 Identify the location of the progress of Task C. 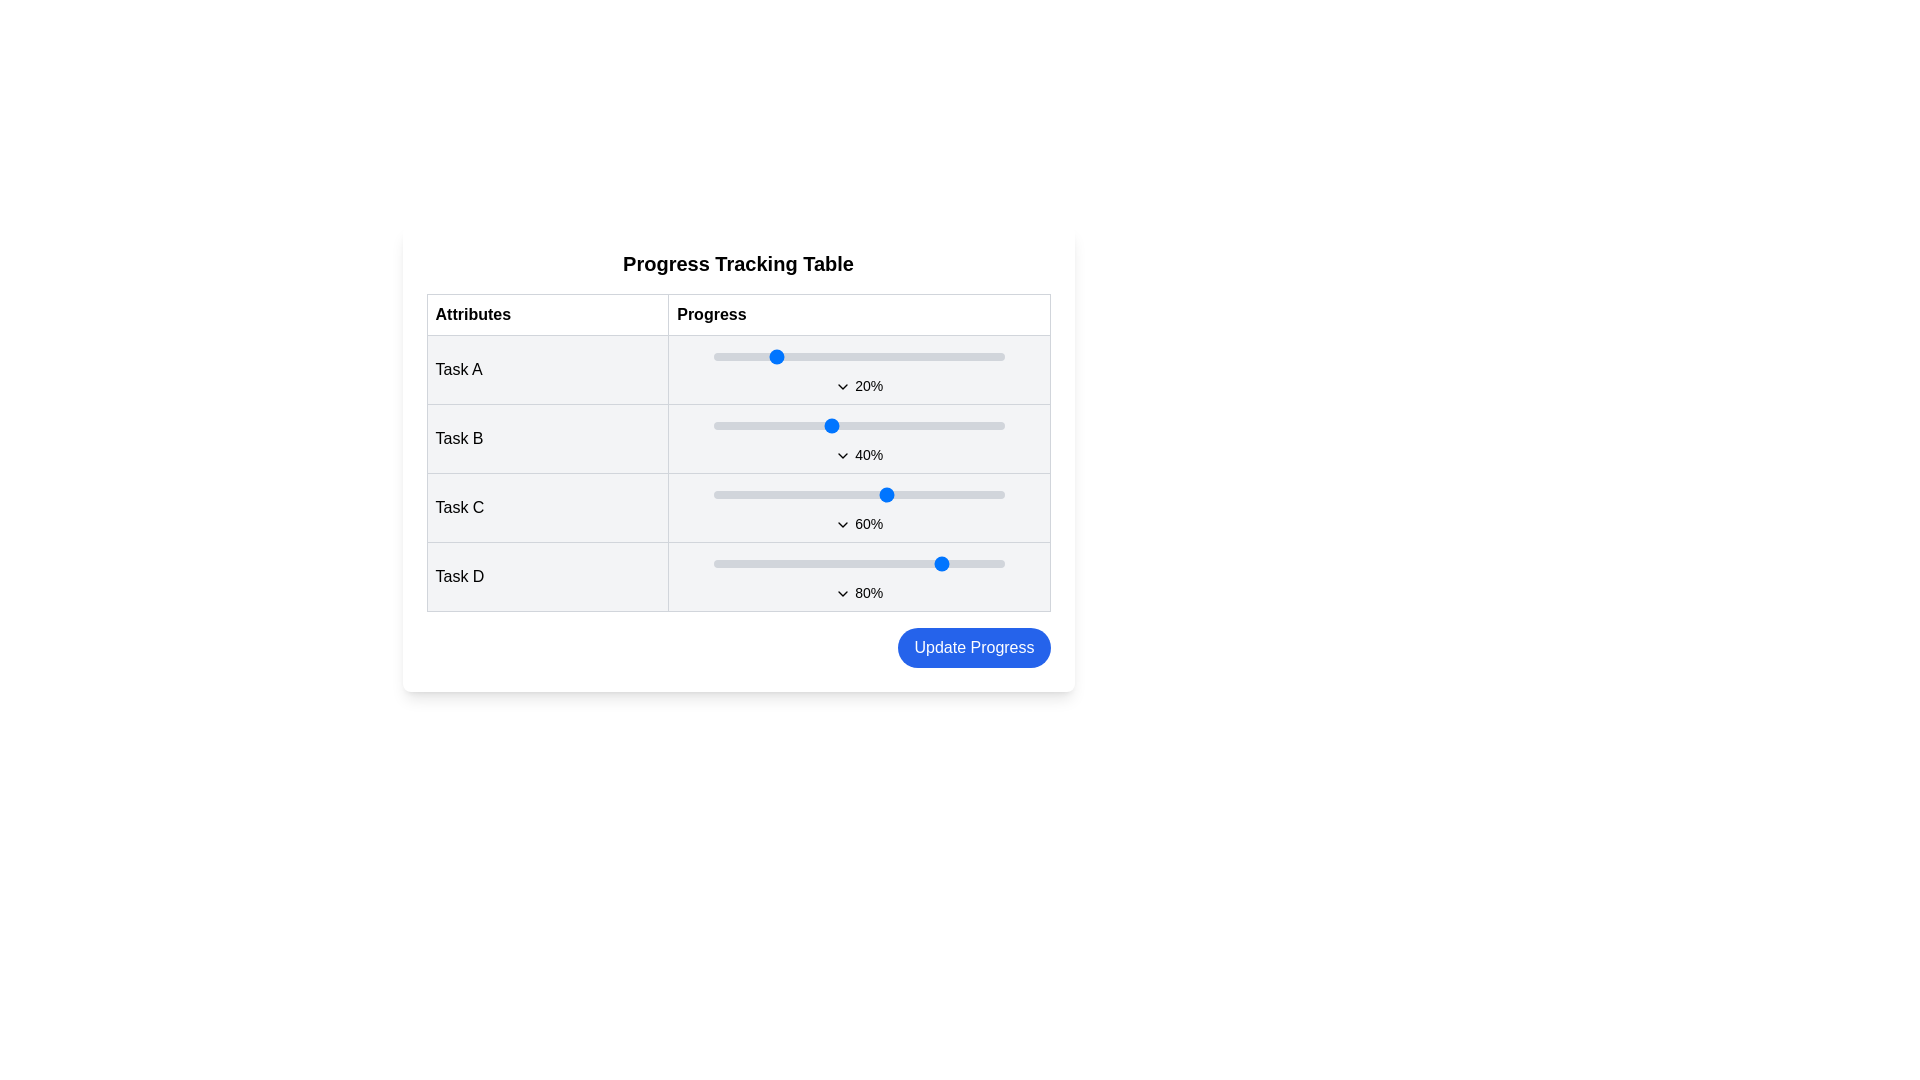
(999, 494).